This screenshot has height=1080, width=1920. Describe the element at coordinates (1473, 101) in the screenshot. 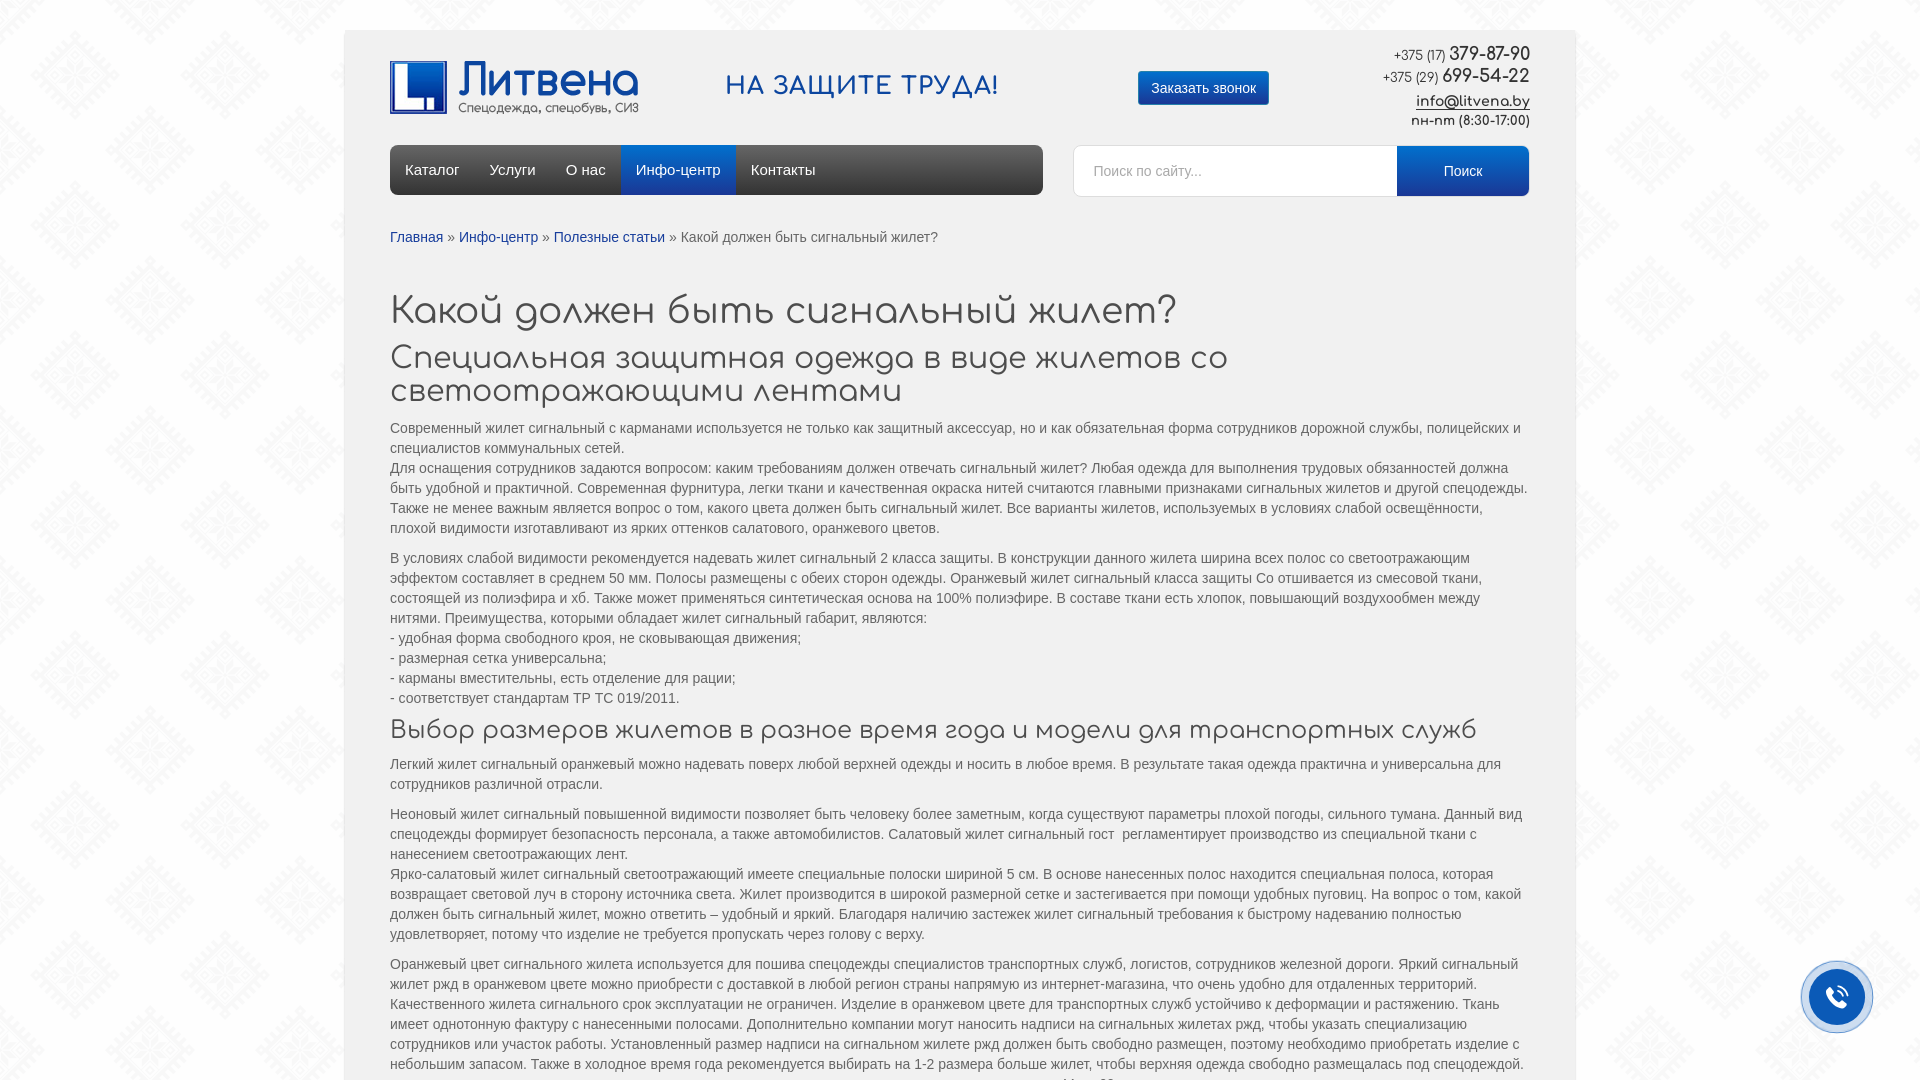

I see `'info@litvena.by'` at that location.